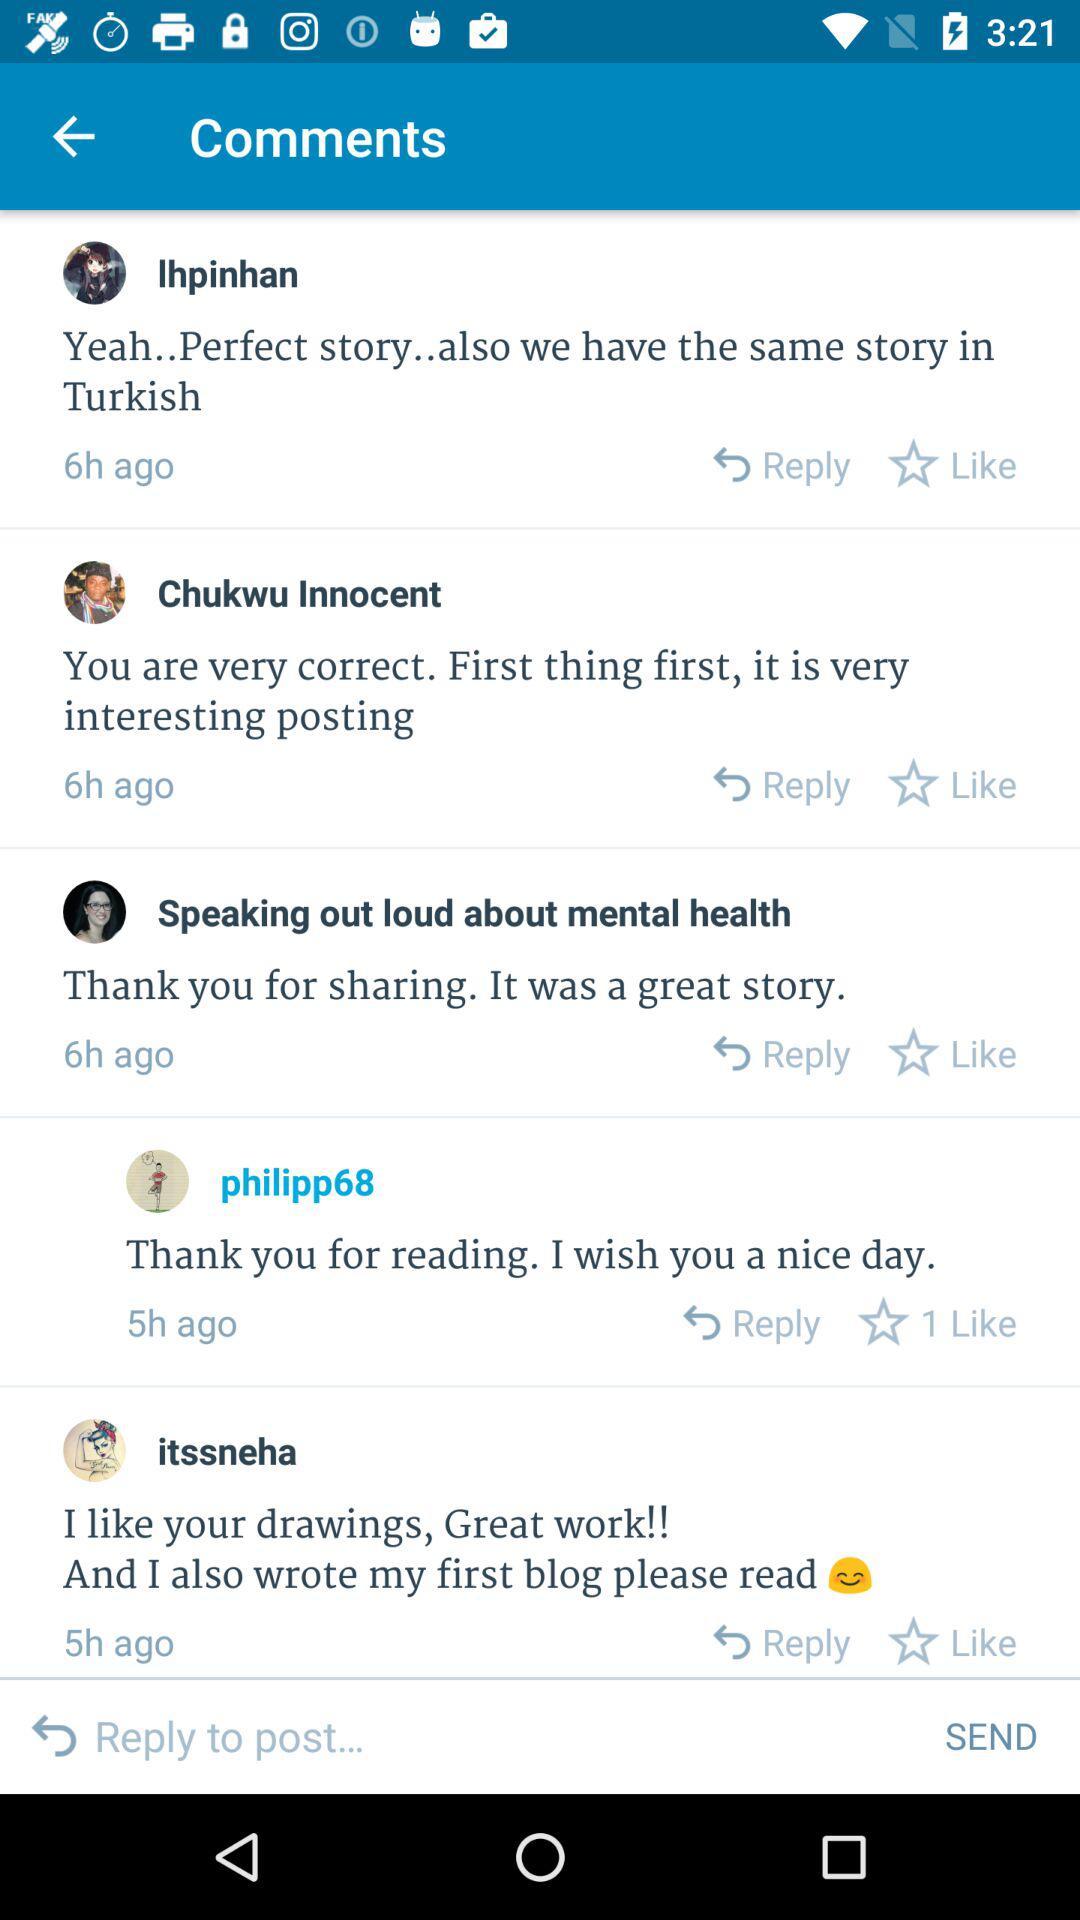 The width and height of the screenshot is (1080, 1920). I want to click on profile, so click(94, 272).